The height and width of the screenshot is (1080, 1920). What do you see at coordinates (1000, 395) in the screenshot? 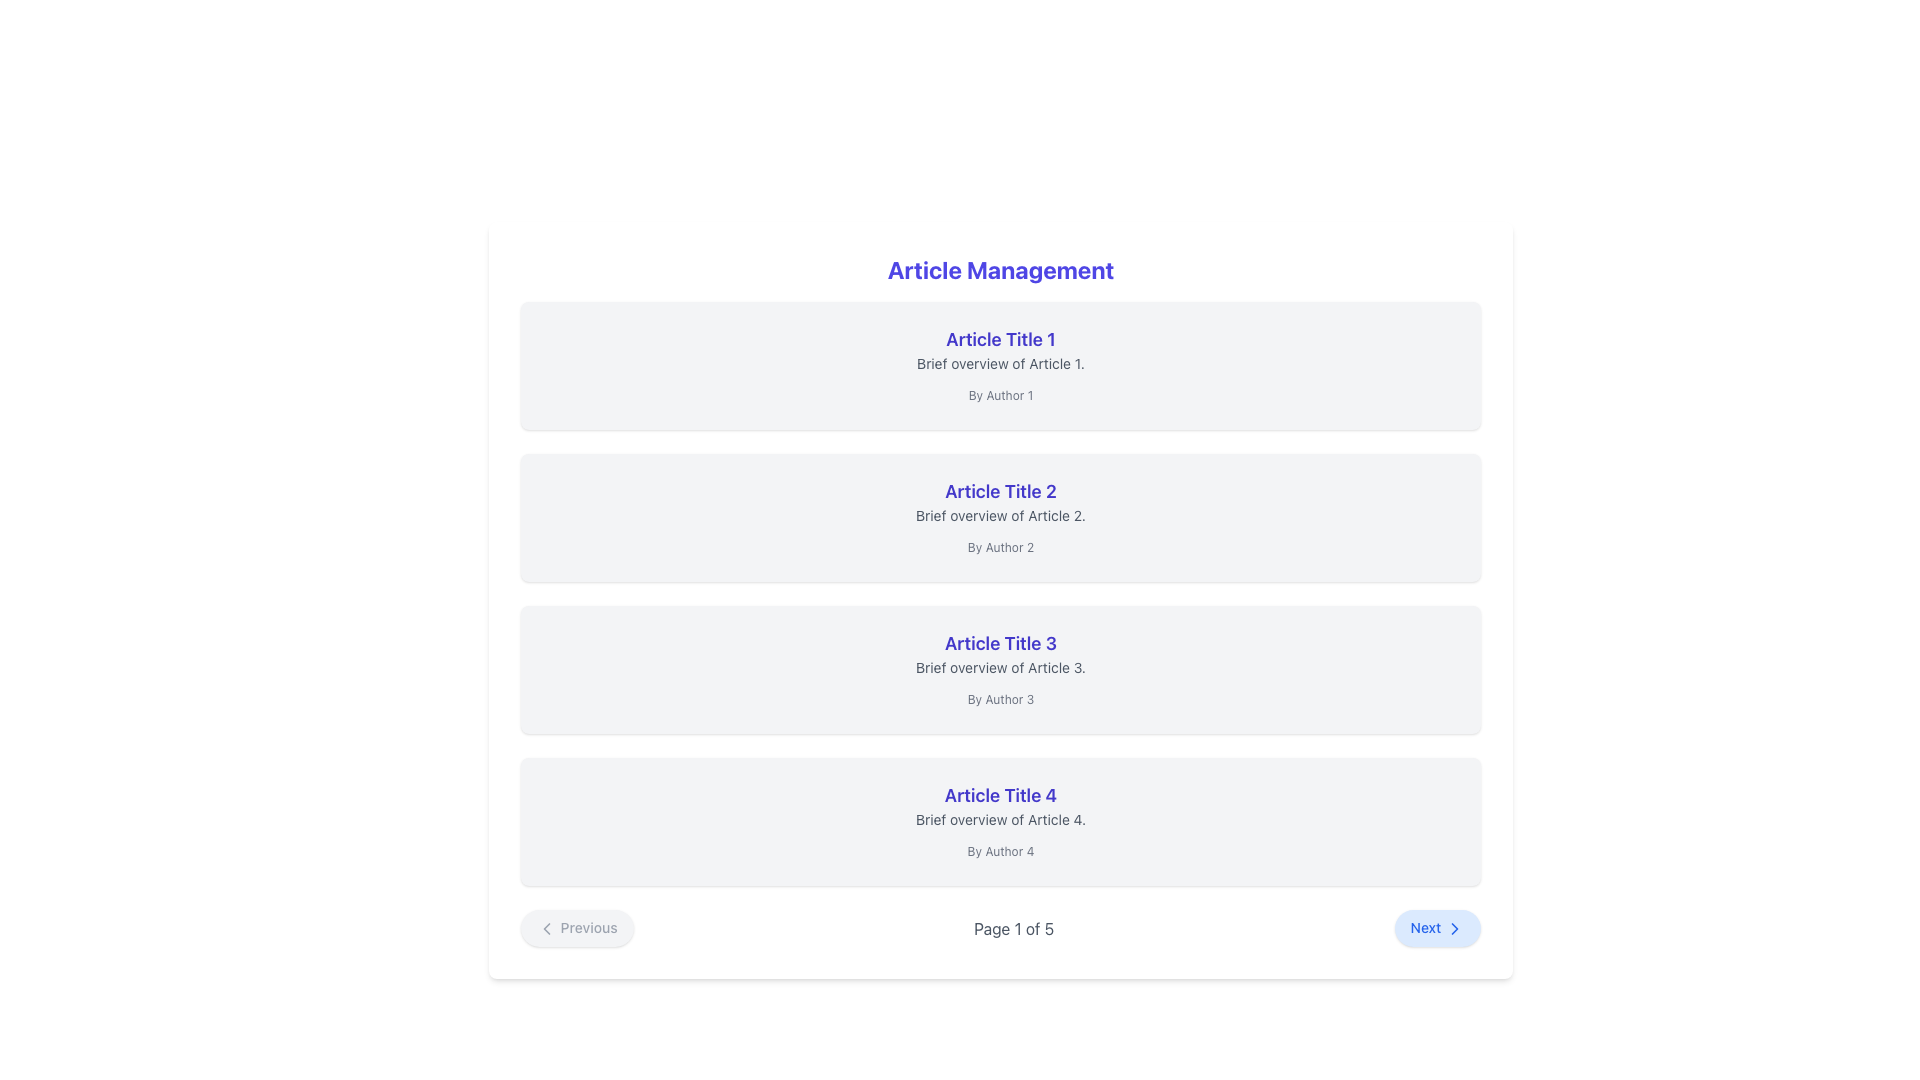
I see `the text label that reads 'By Author 1', which is styled in light gray and positioned beneath the description of 'Article Title 1'` at bounding box center [1000, 395].